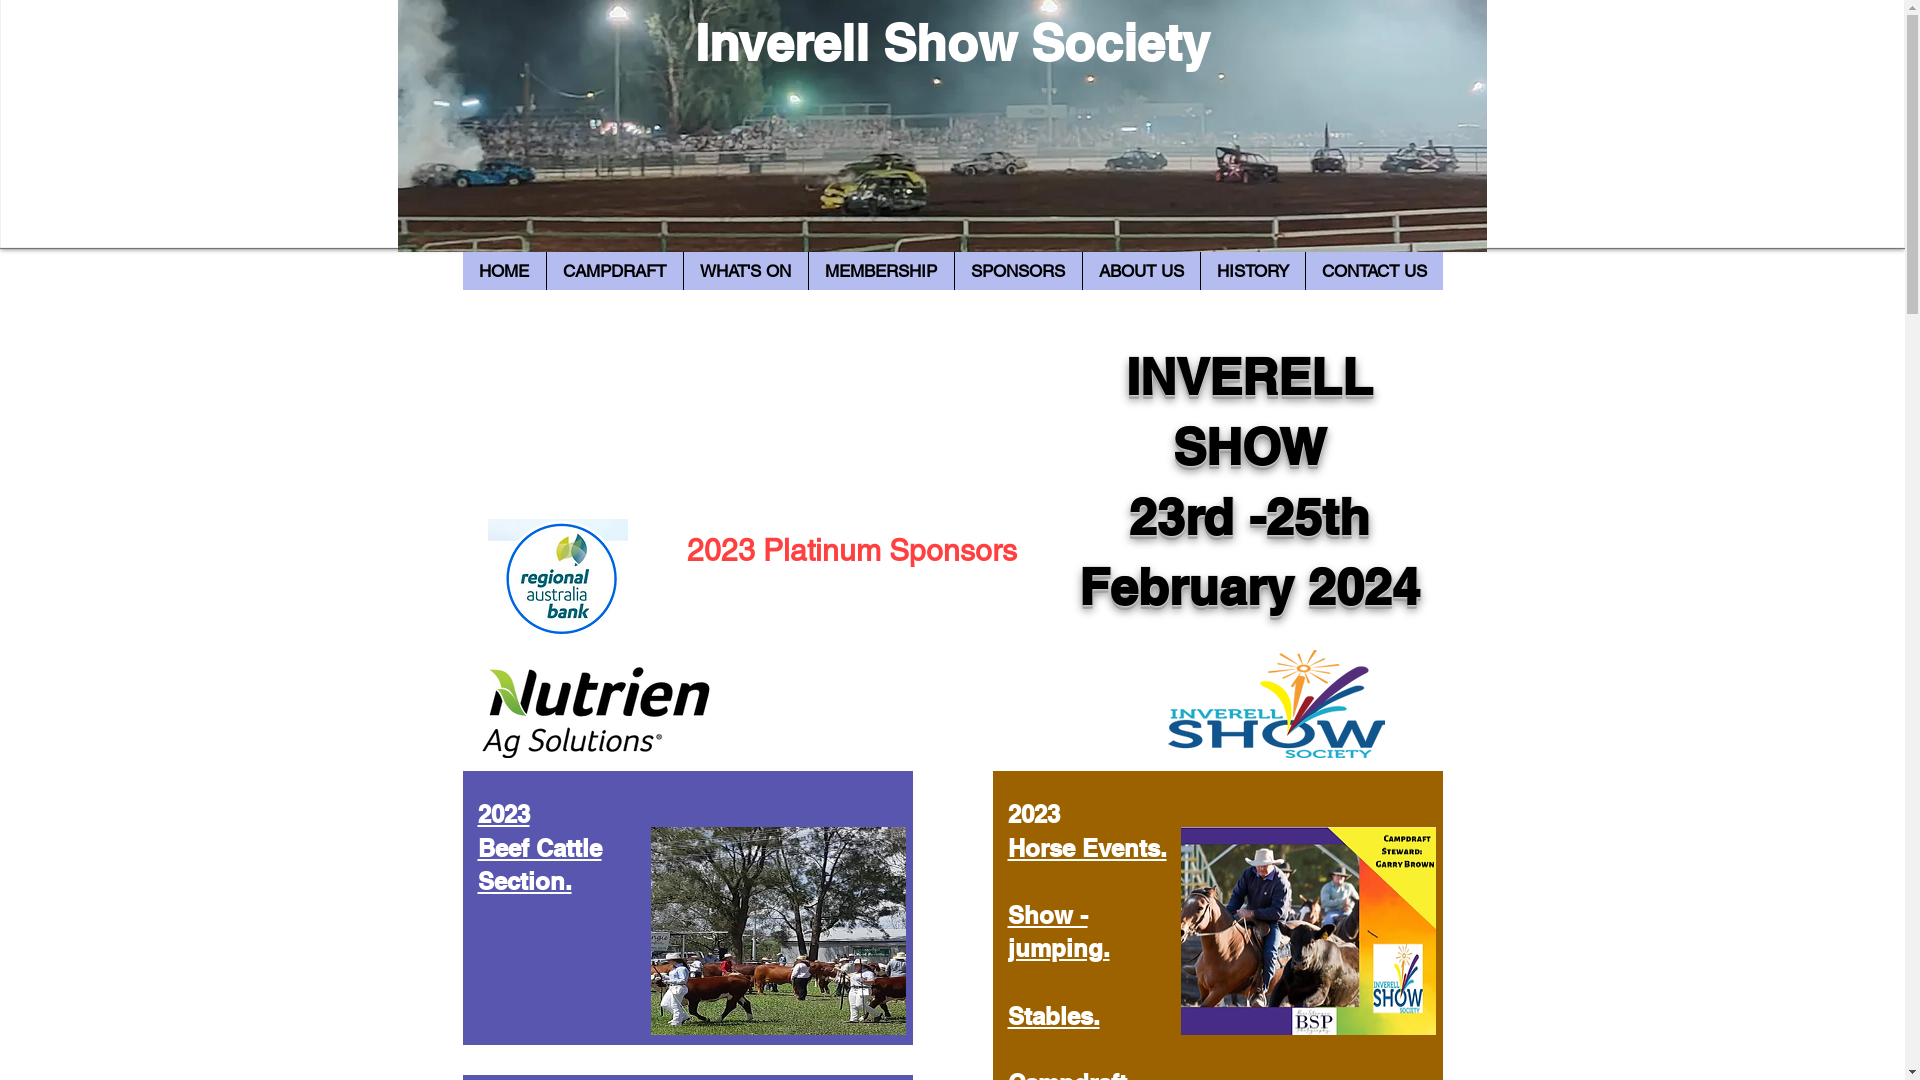  I want to click on 'Stables.', so click(1008, 1015).